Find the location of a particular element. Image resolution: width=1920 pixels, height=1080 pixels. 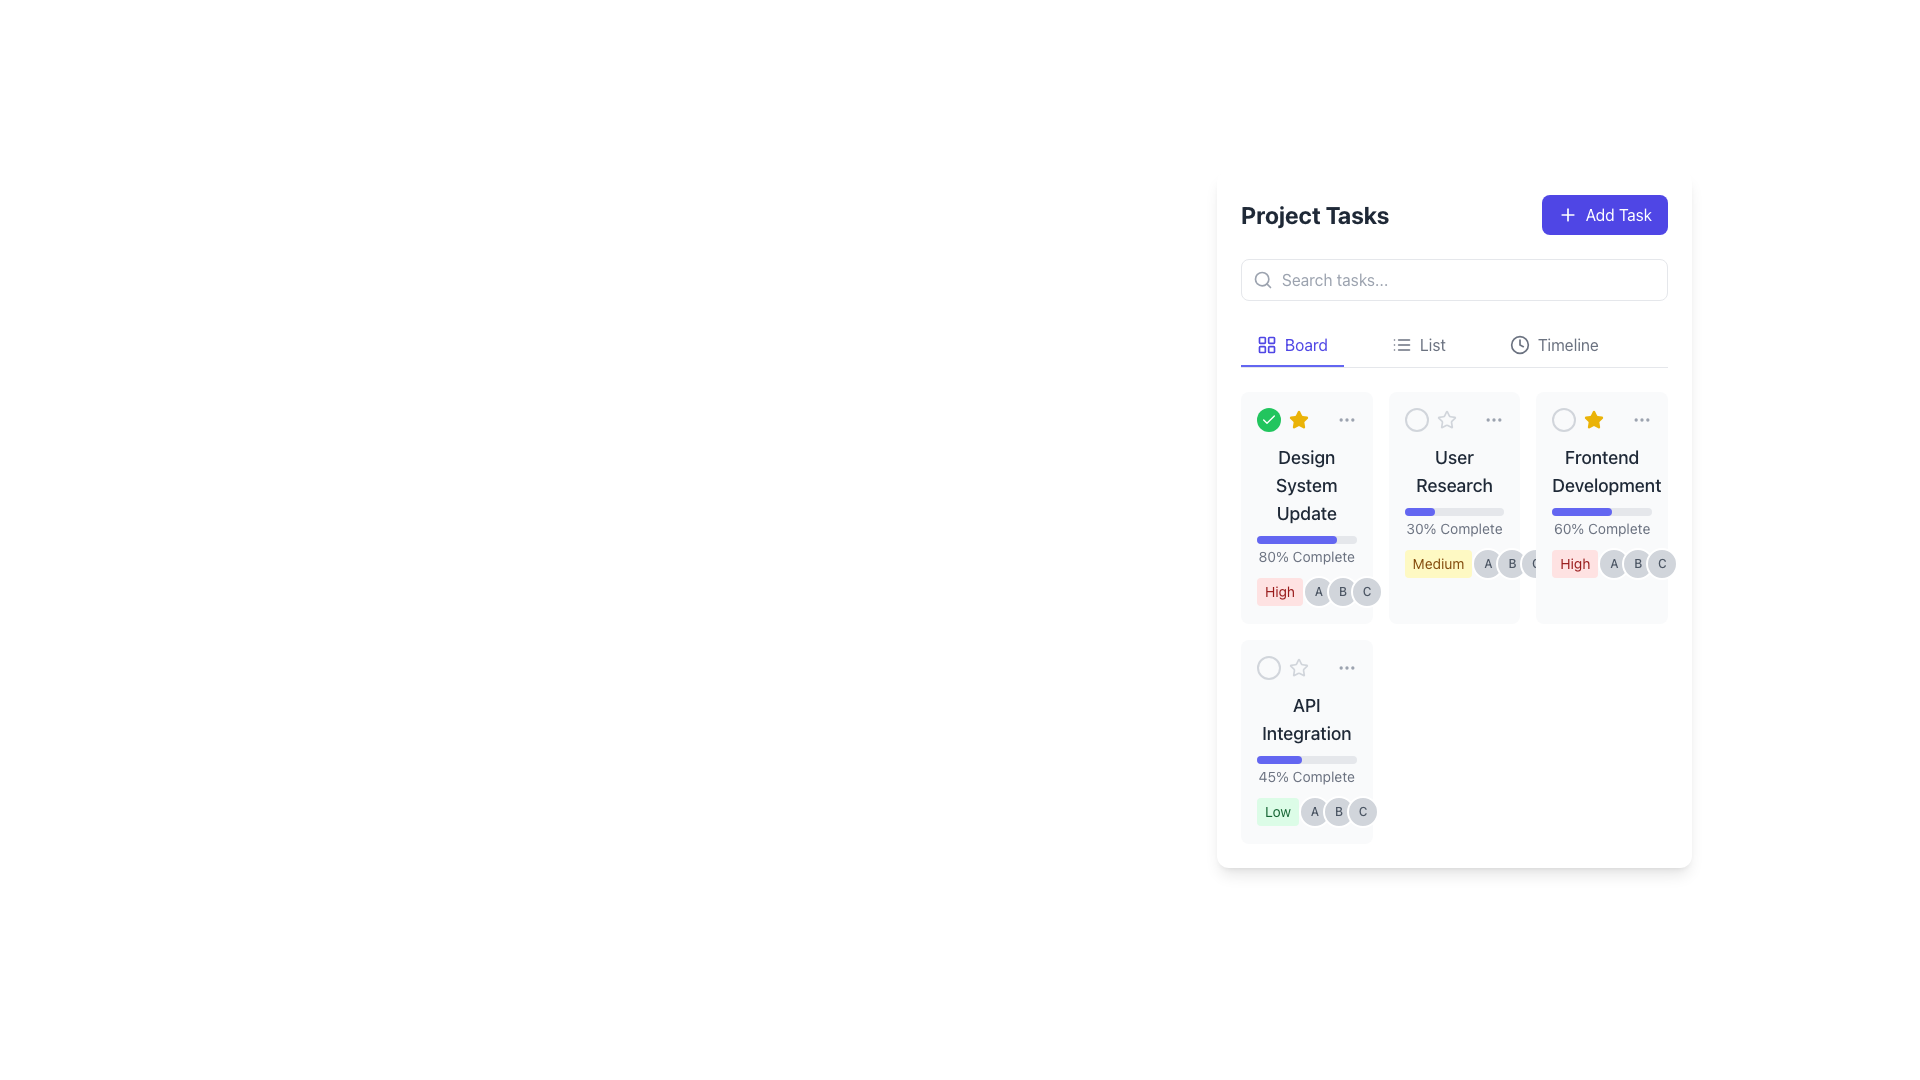

the progress indicator labeled '45% Complete' within the 'API Integration' card, positioned below the heading and above the 'Low' label is located at coordinates (1306, 770).